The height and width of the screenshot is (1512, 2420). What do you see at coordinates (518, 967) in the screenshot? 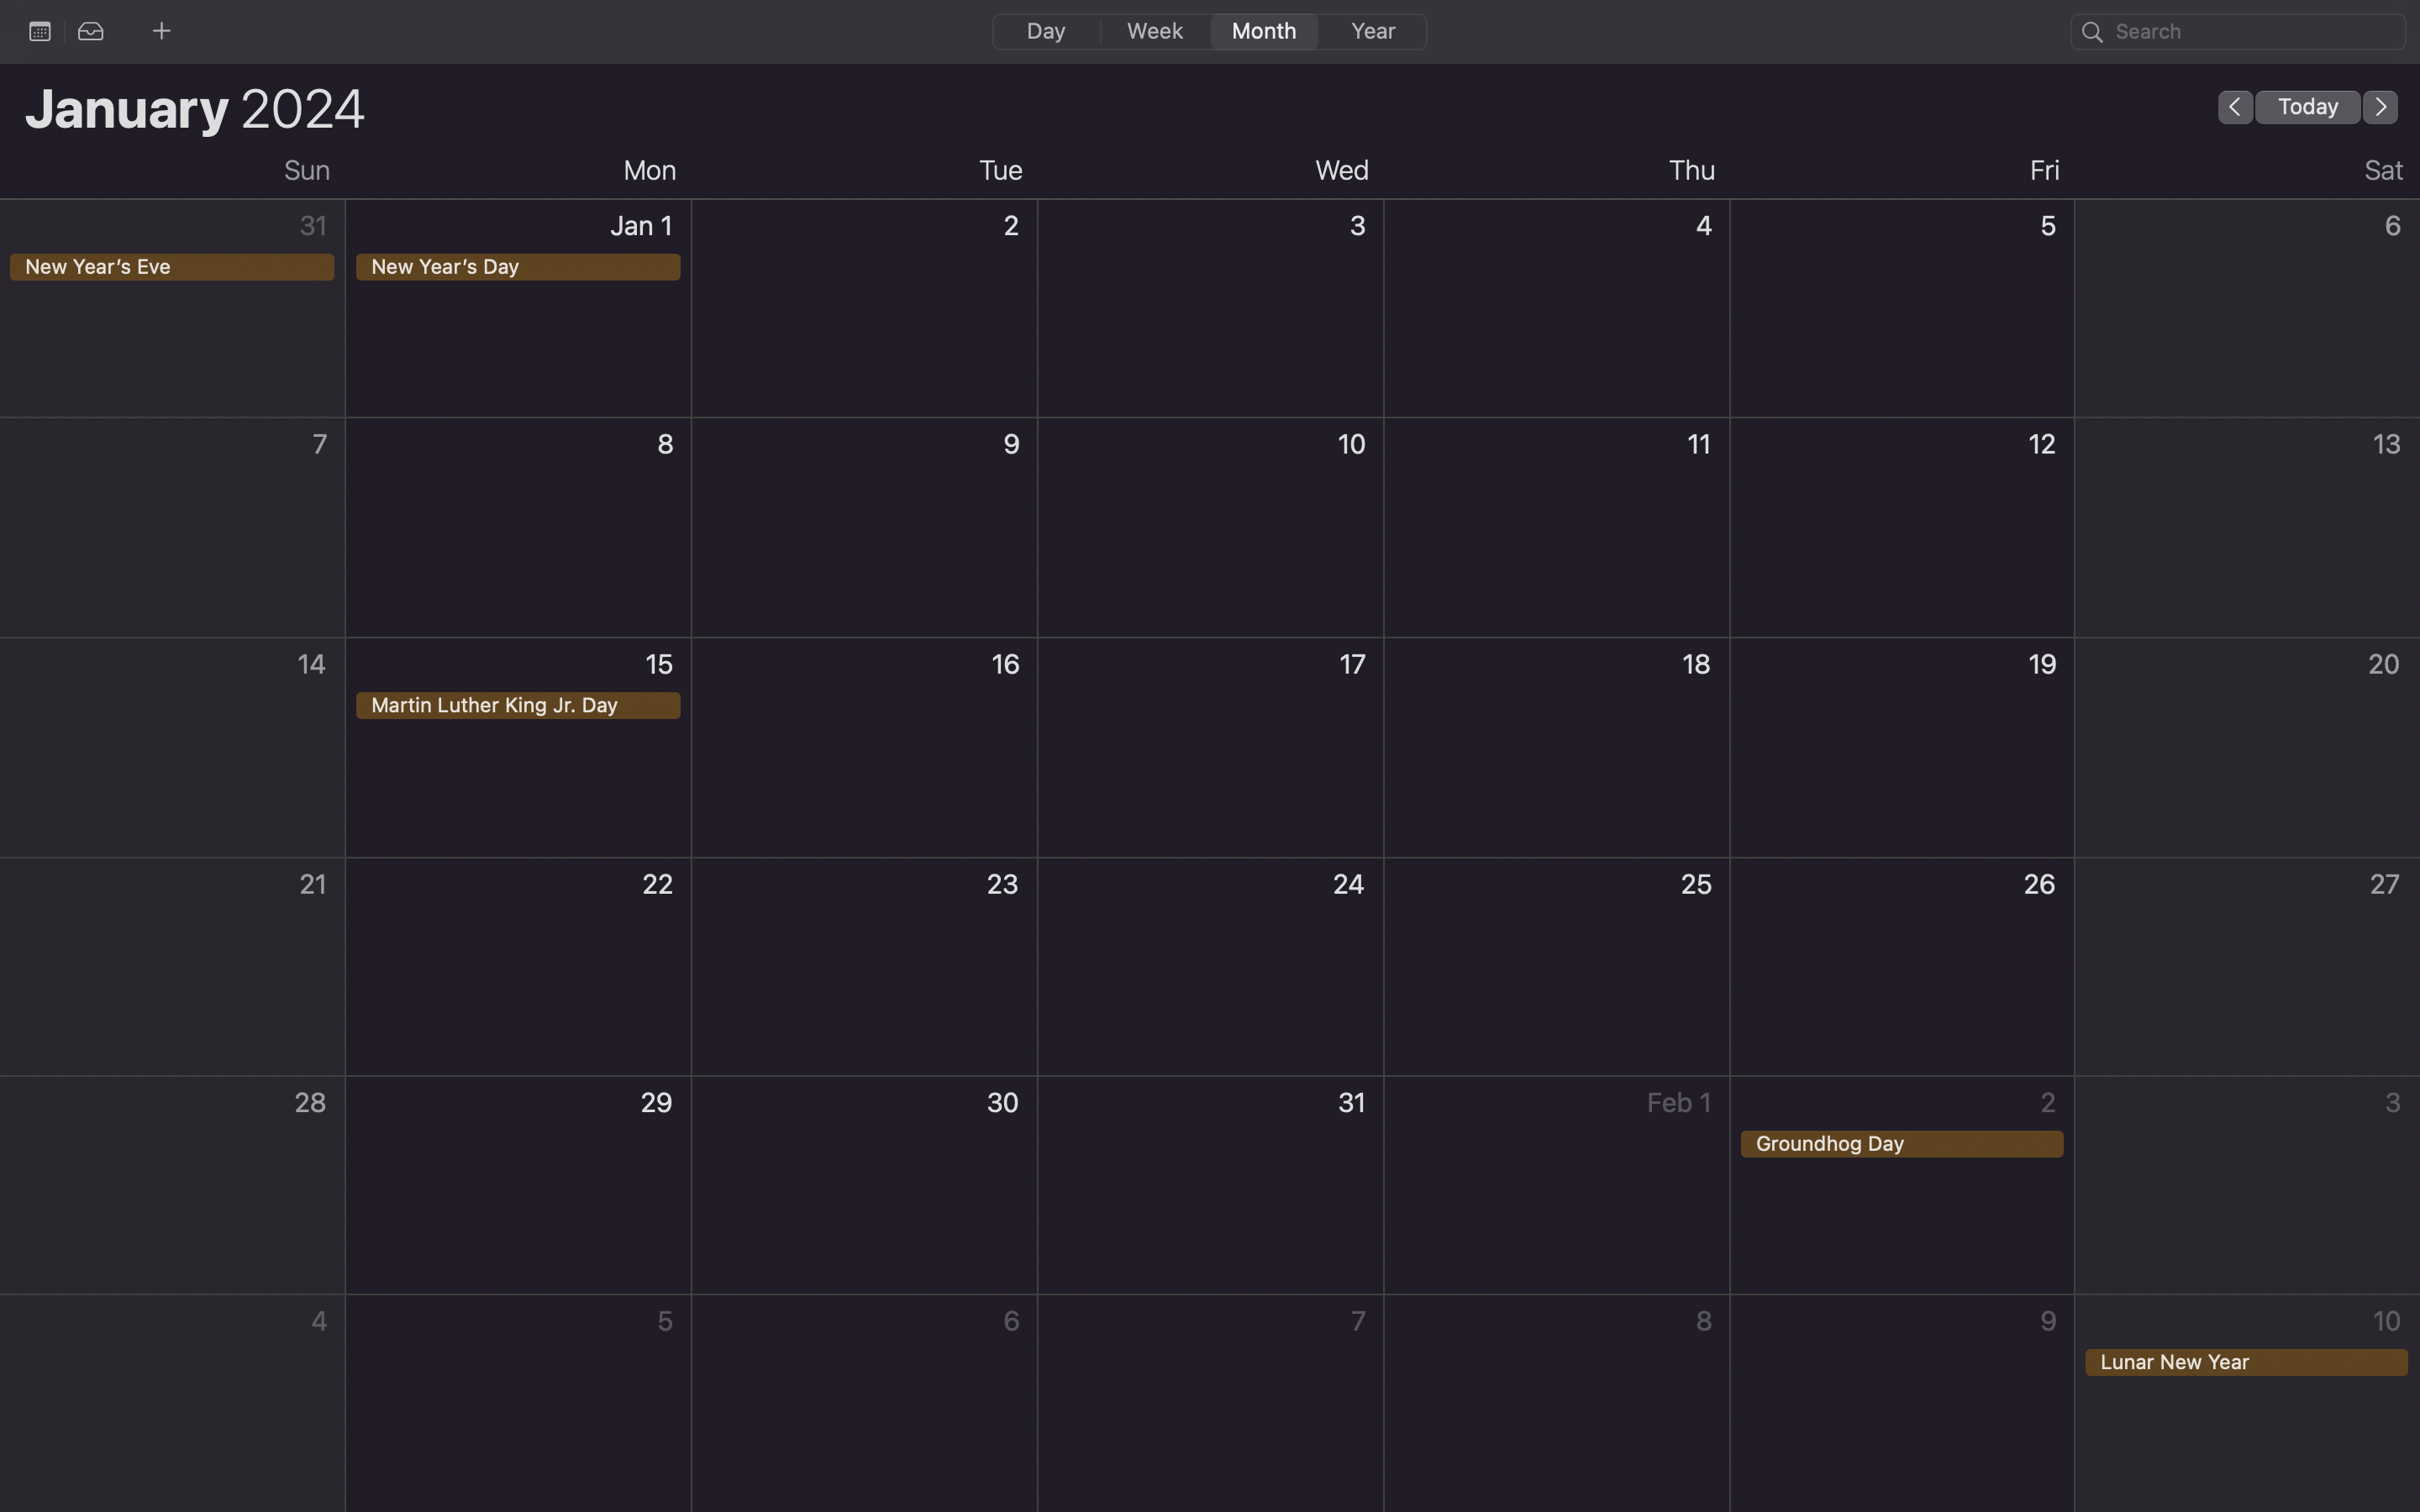
I see `Arrange a program on January 22` at bounding box center [518, 967].